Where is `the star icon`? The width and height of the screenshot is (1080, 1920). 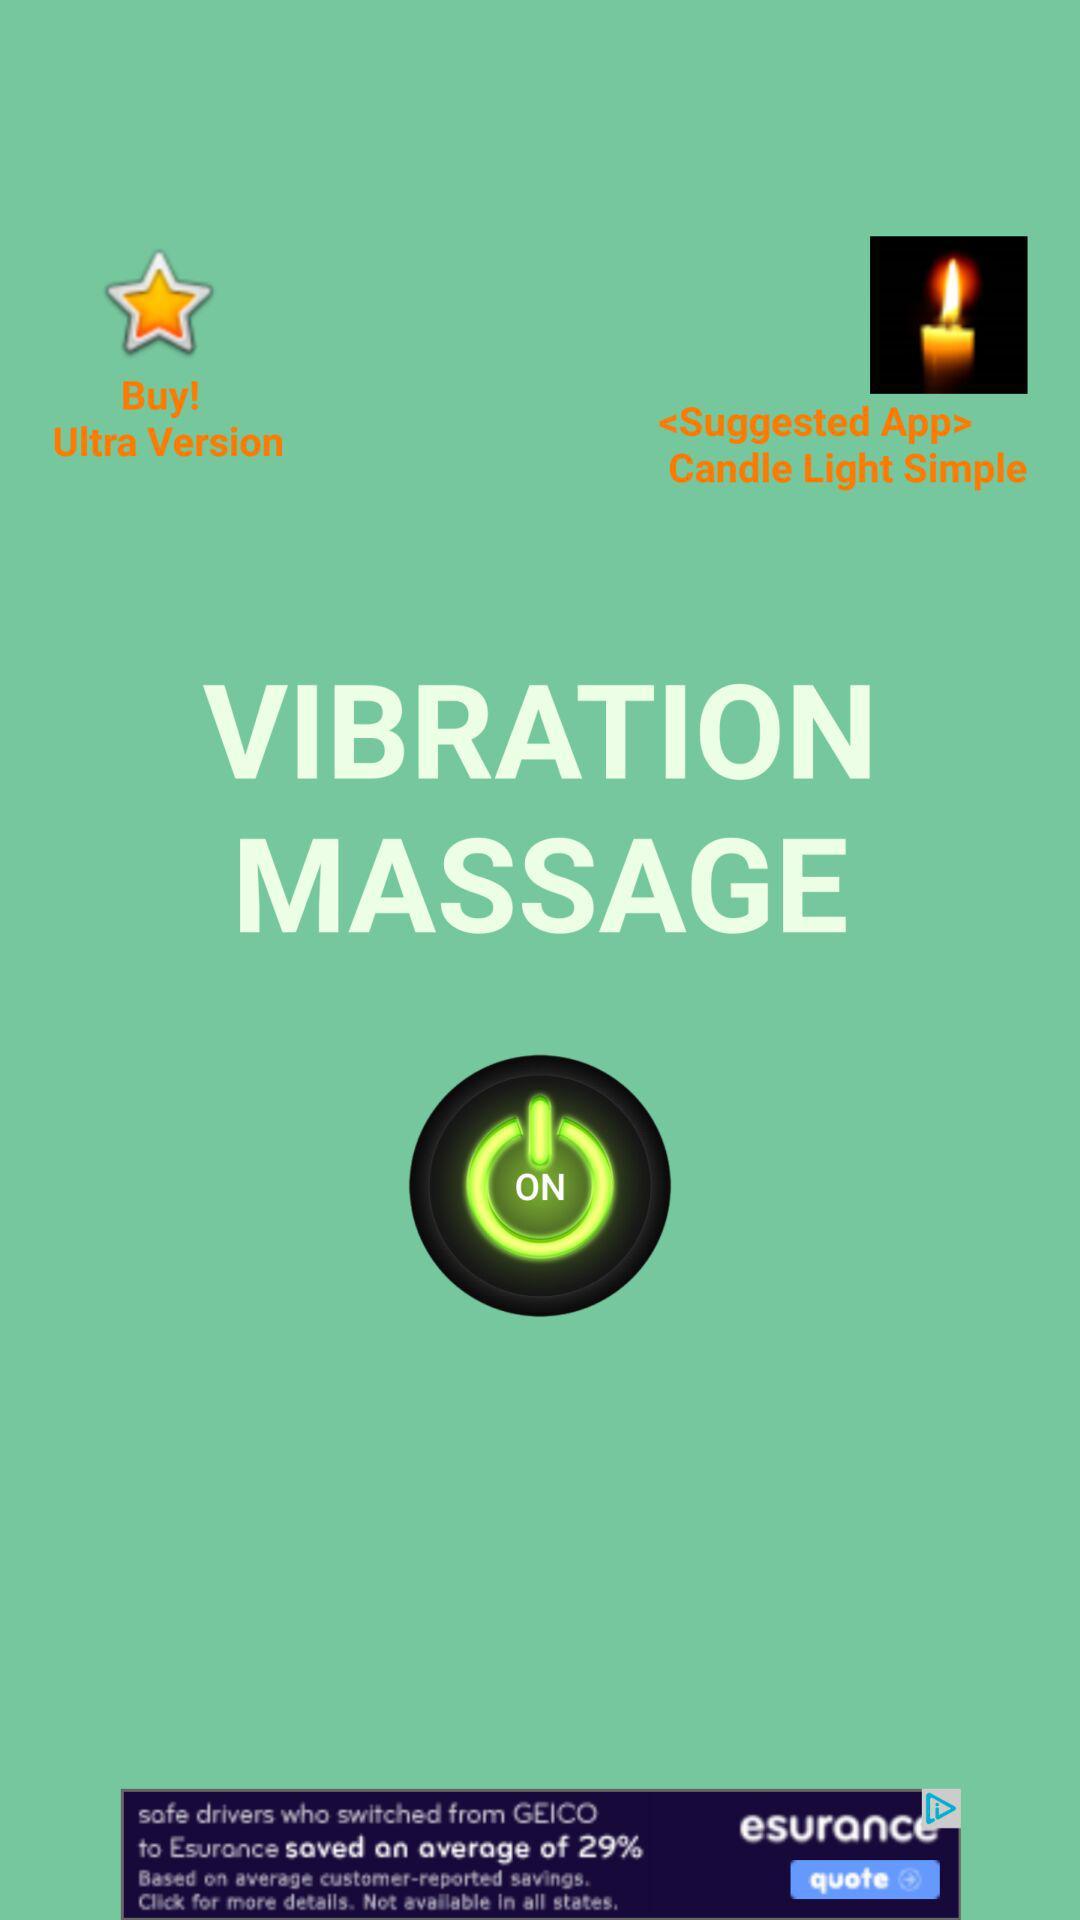 the star icon is located at coordinates (156, 300).